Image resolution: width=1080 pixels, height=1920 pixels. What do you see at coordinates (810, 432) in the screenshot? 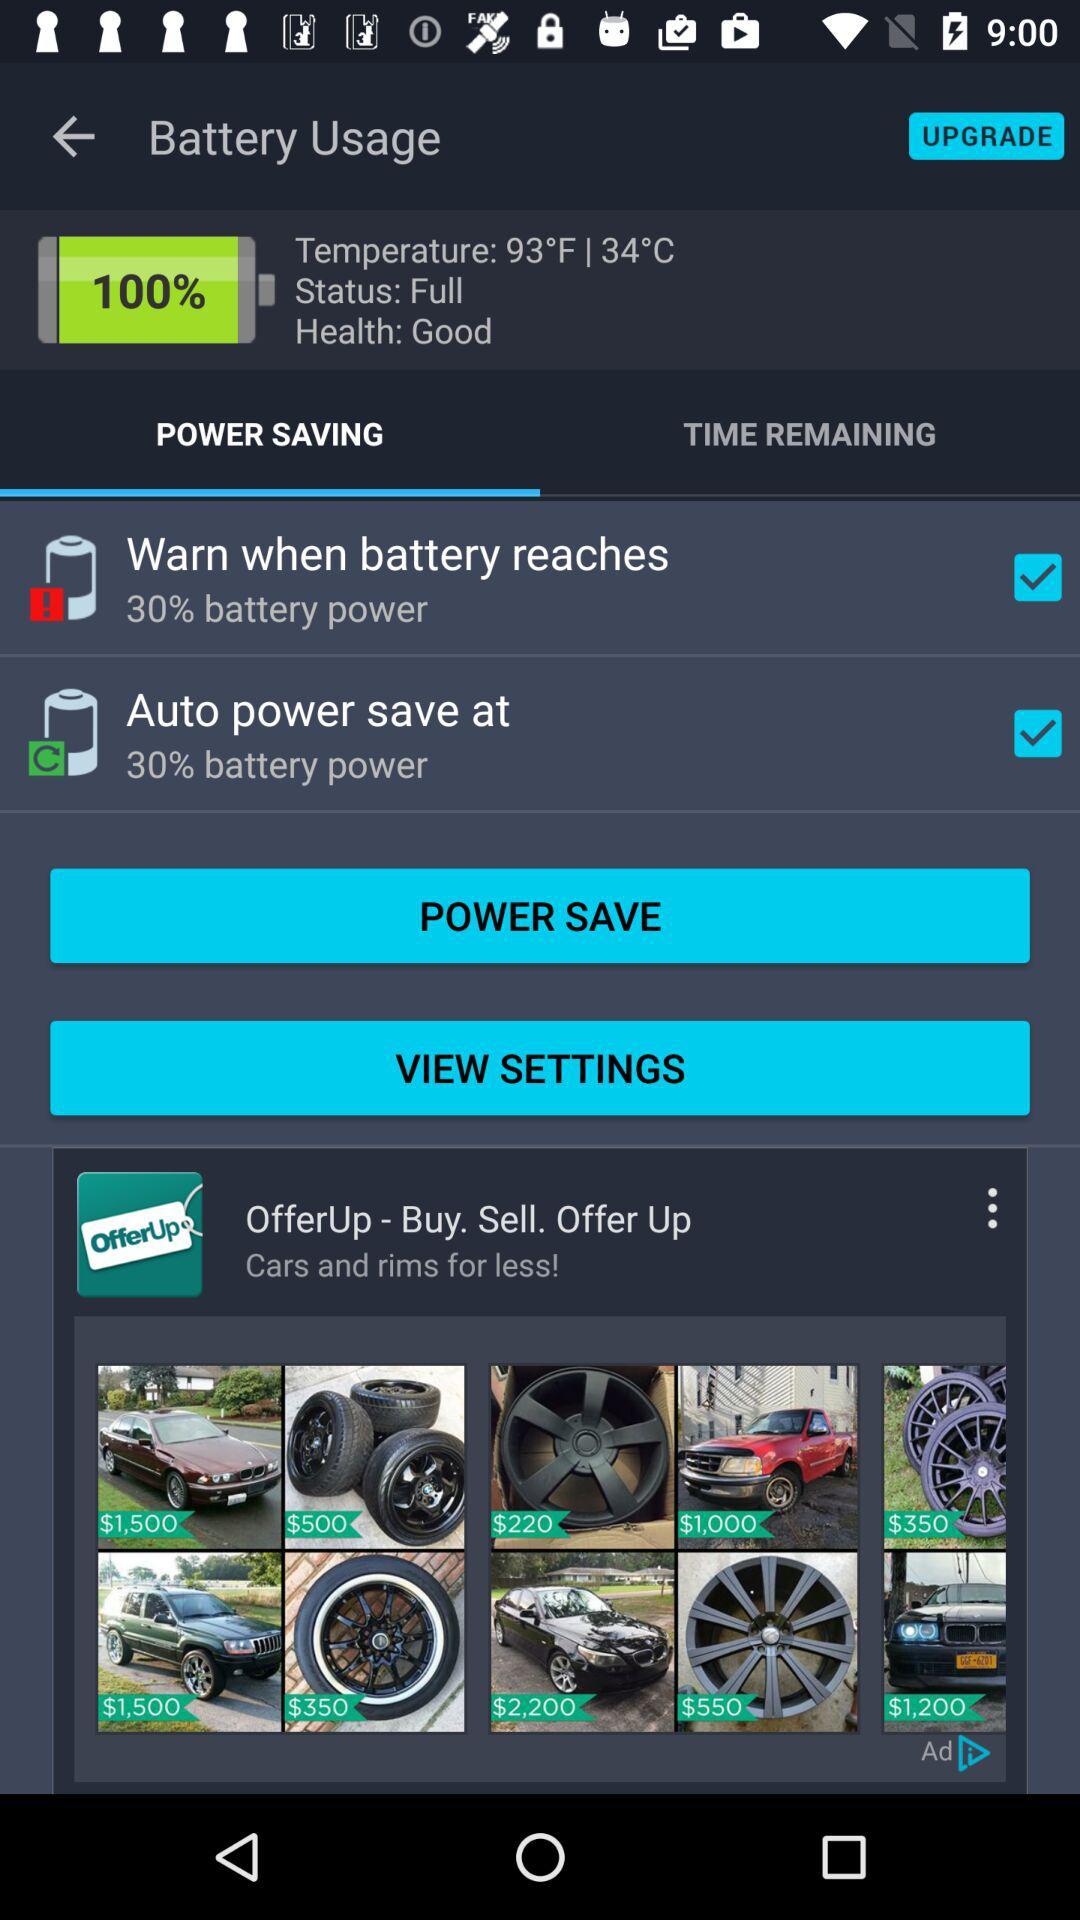
I see `time remaining icon` at bounding box center [810, 432].